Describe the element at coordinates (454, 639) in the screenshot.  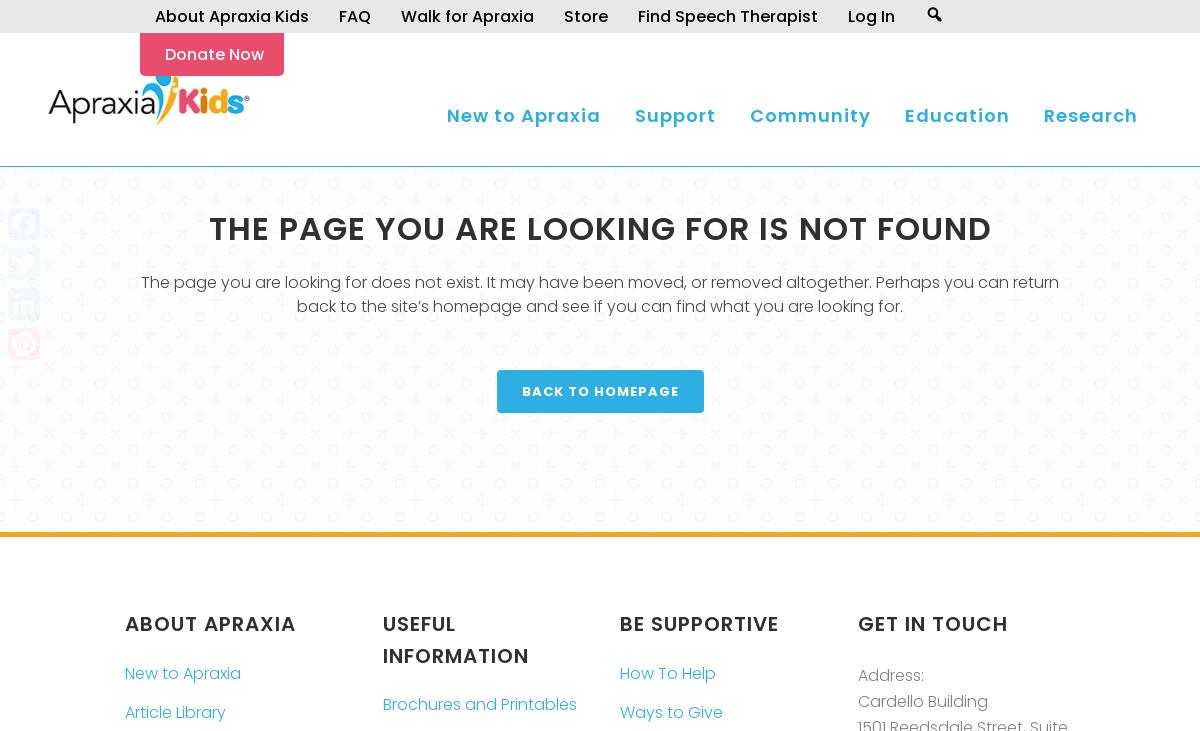
I see `'Useful Information'` at that location.